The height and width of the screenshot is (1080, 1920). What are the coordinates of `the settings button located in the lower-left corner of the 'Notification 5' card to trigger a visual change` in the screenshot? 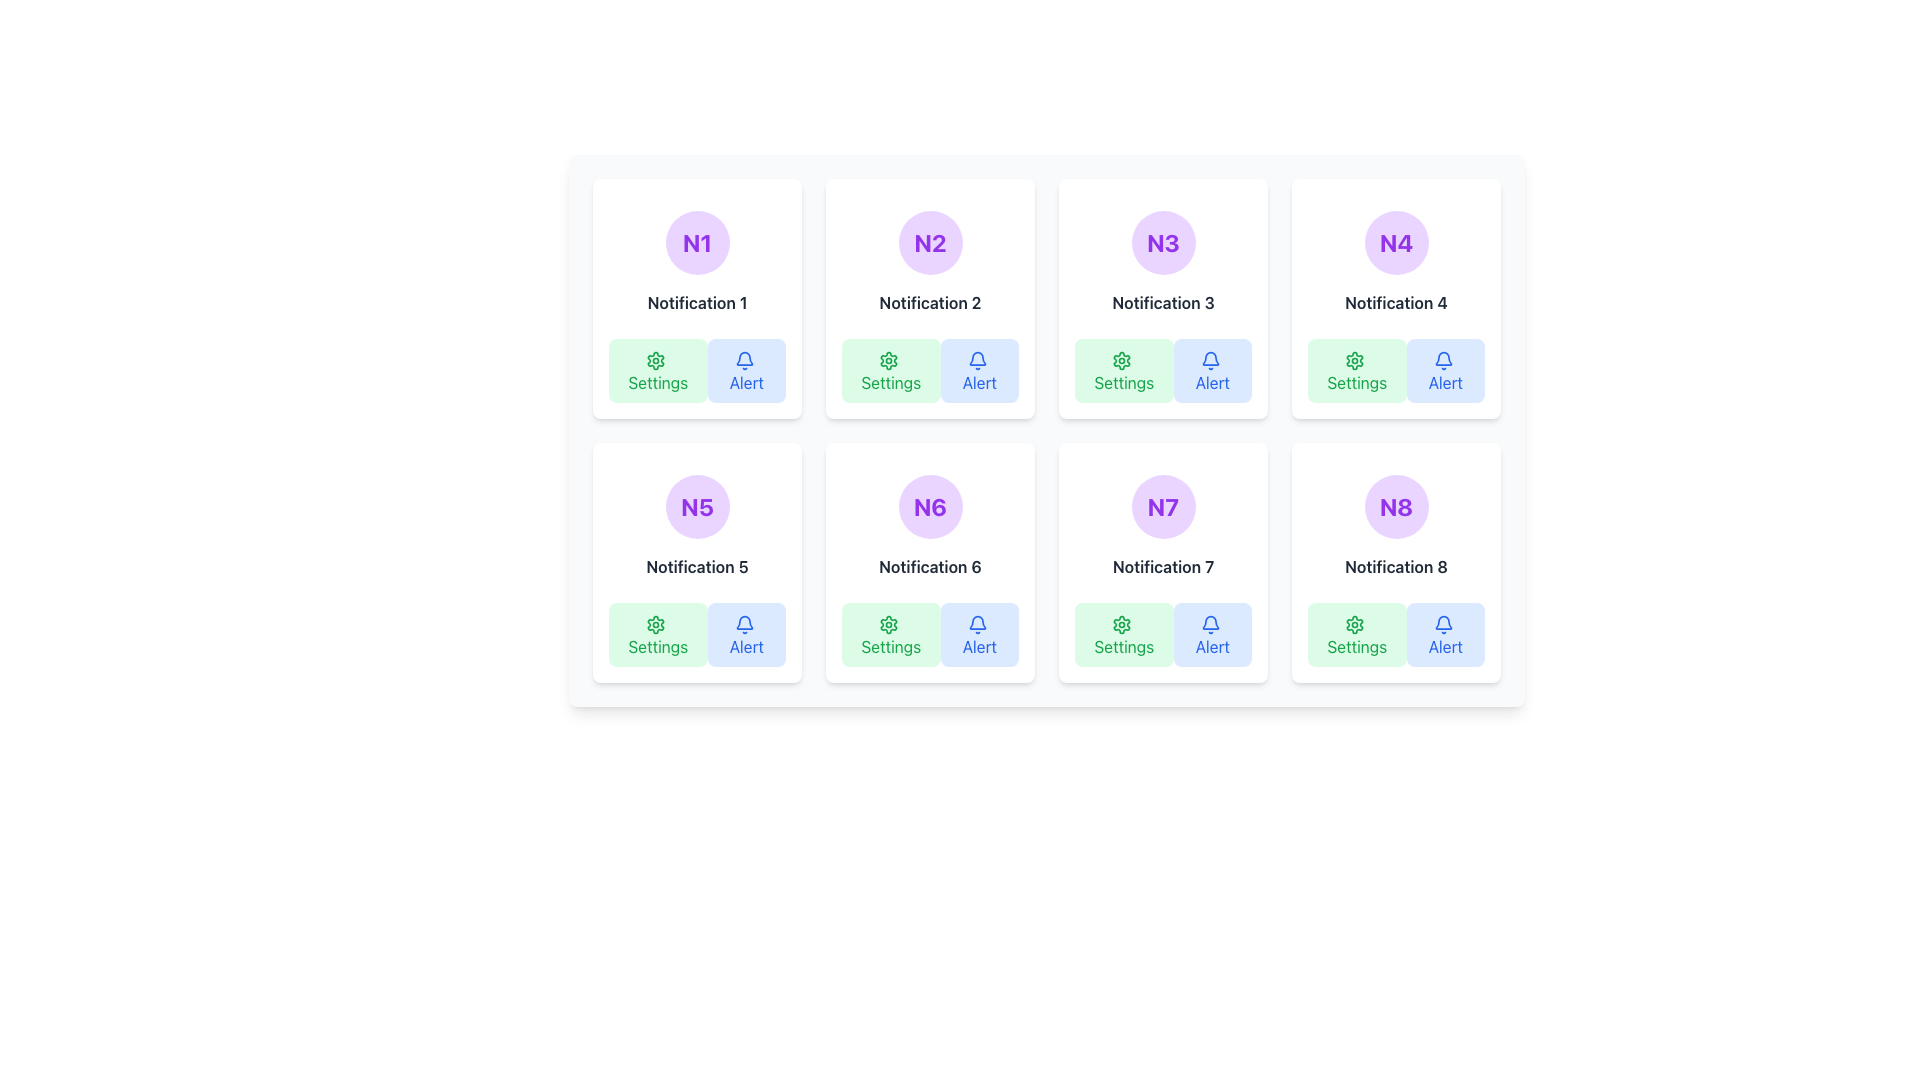 It's located at (658, 635).